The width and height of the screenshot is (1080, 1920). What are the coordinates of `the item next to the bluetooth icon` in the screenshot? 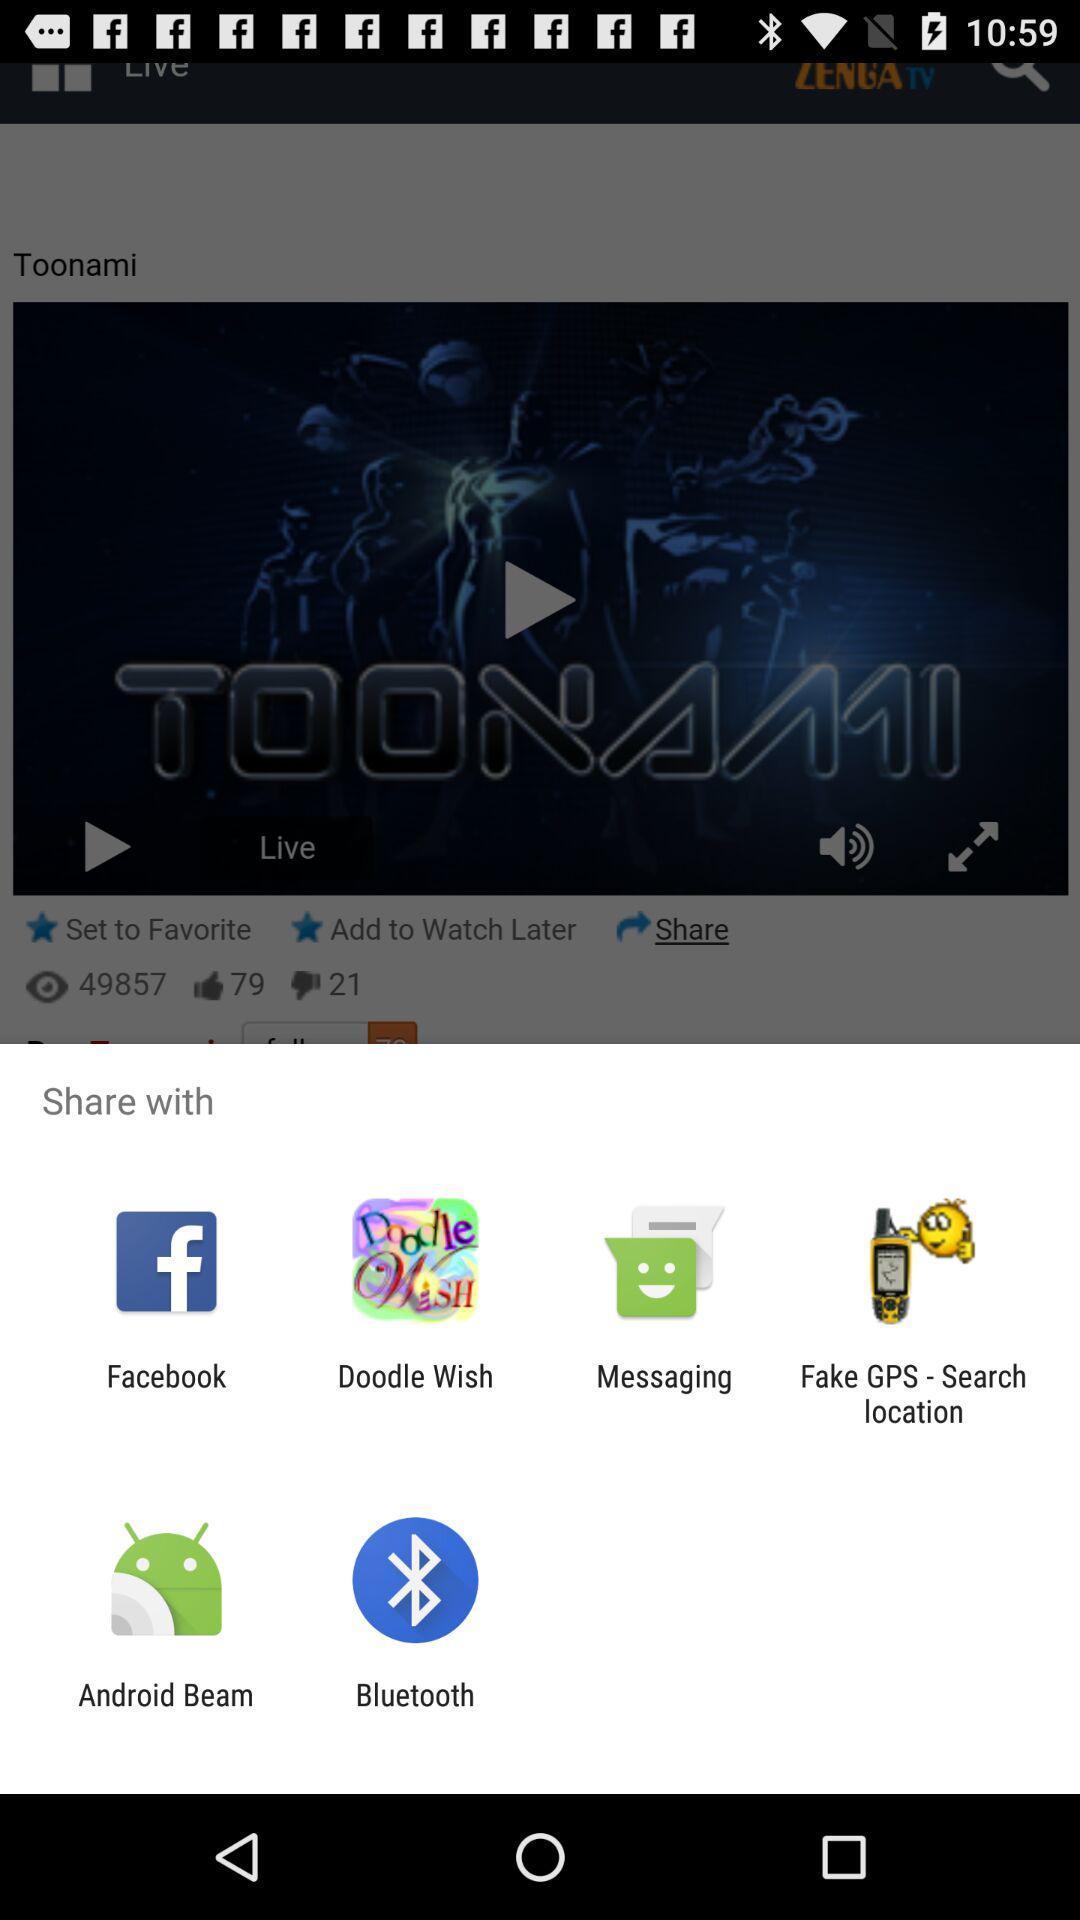 It's located at (165, 1711).